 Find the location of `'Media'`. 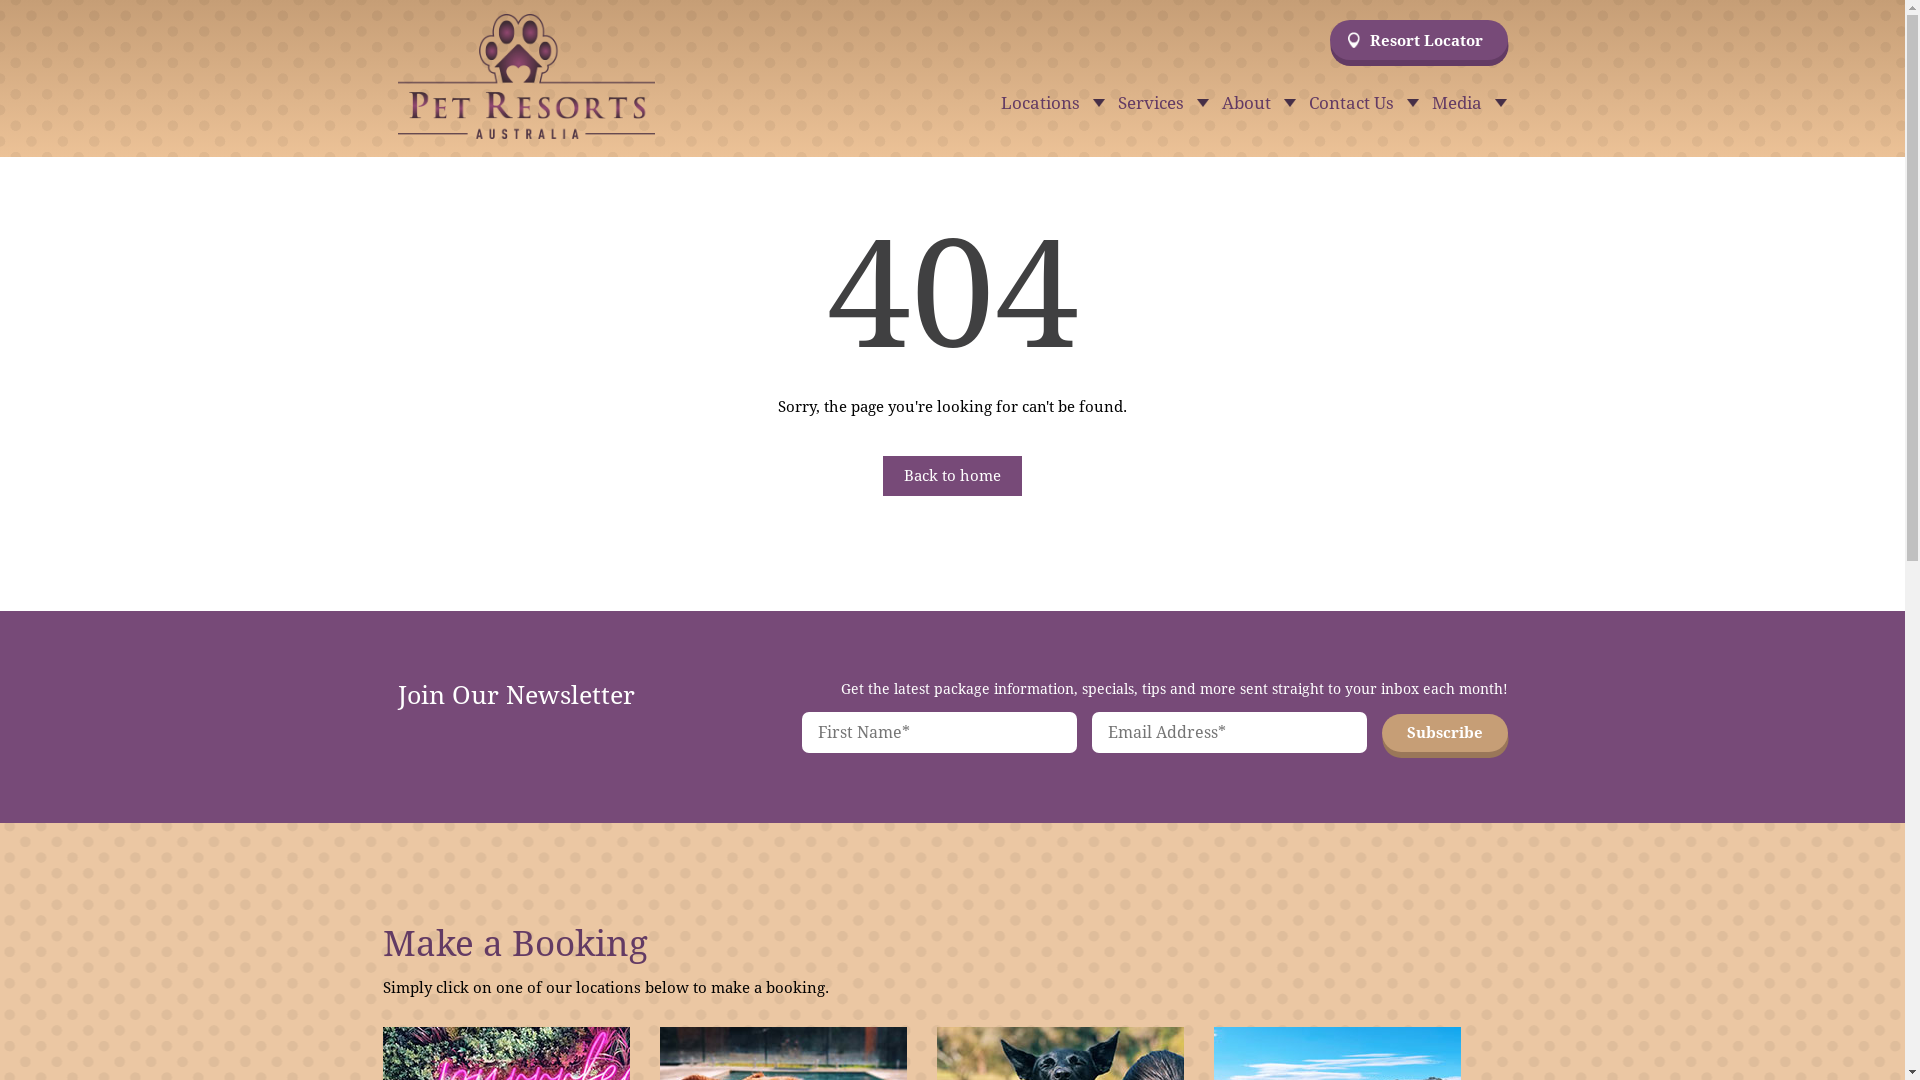

'Media' is located at coordinates (1465, 104).